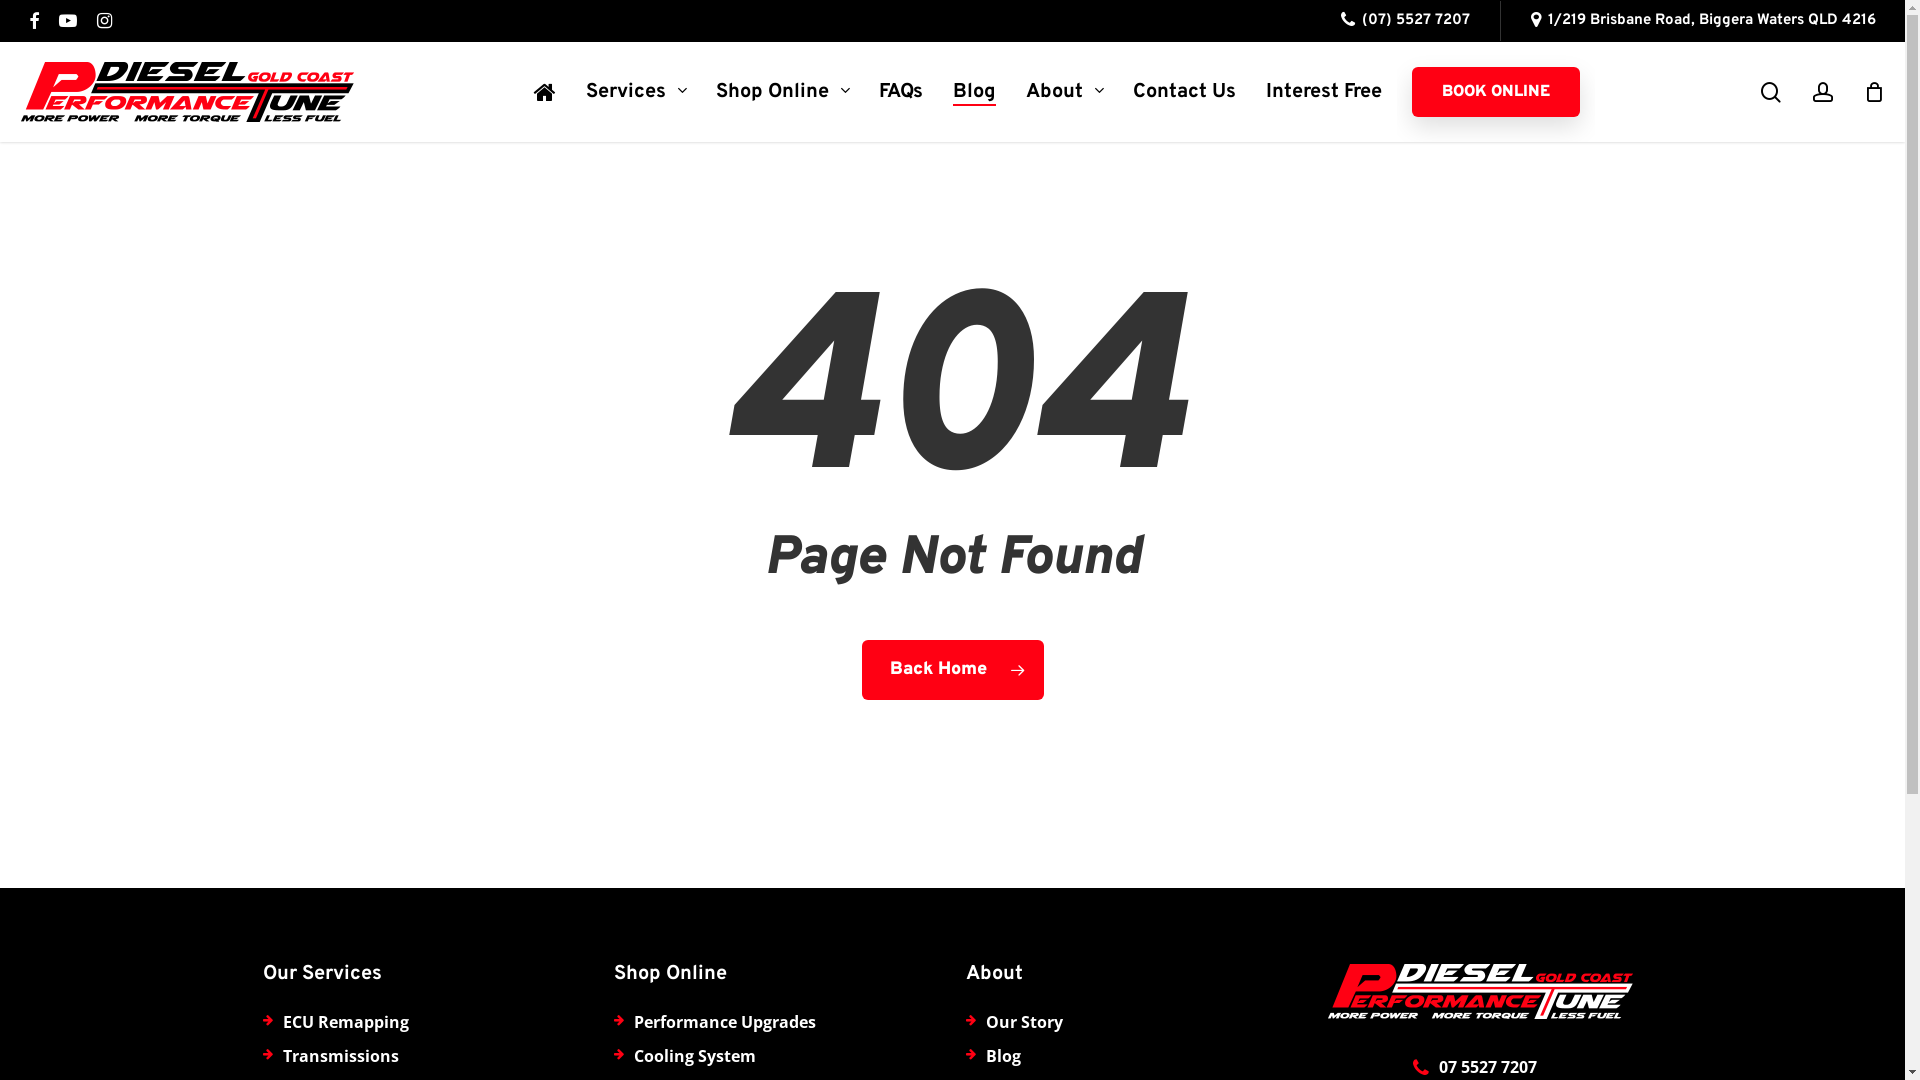 The width and height of the screenshot is (1920, 1080). Describe the element at coordinates (1184, 92) in the screenshot. I see `'Contact Us'` at that location.